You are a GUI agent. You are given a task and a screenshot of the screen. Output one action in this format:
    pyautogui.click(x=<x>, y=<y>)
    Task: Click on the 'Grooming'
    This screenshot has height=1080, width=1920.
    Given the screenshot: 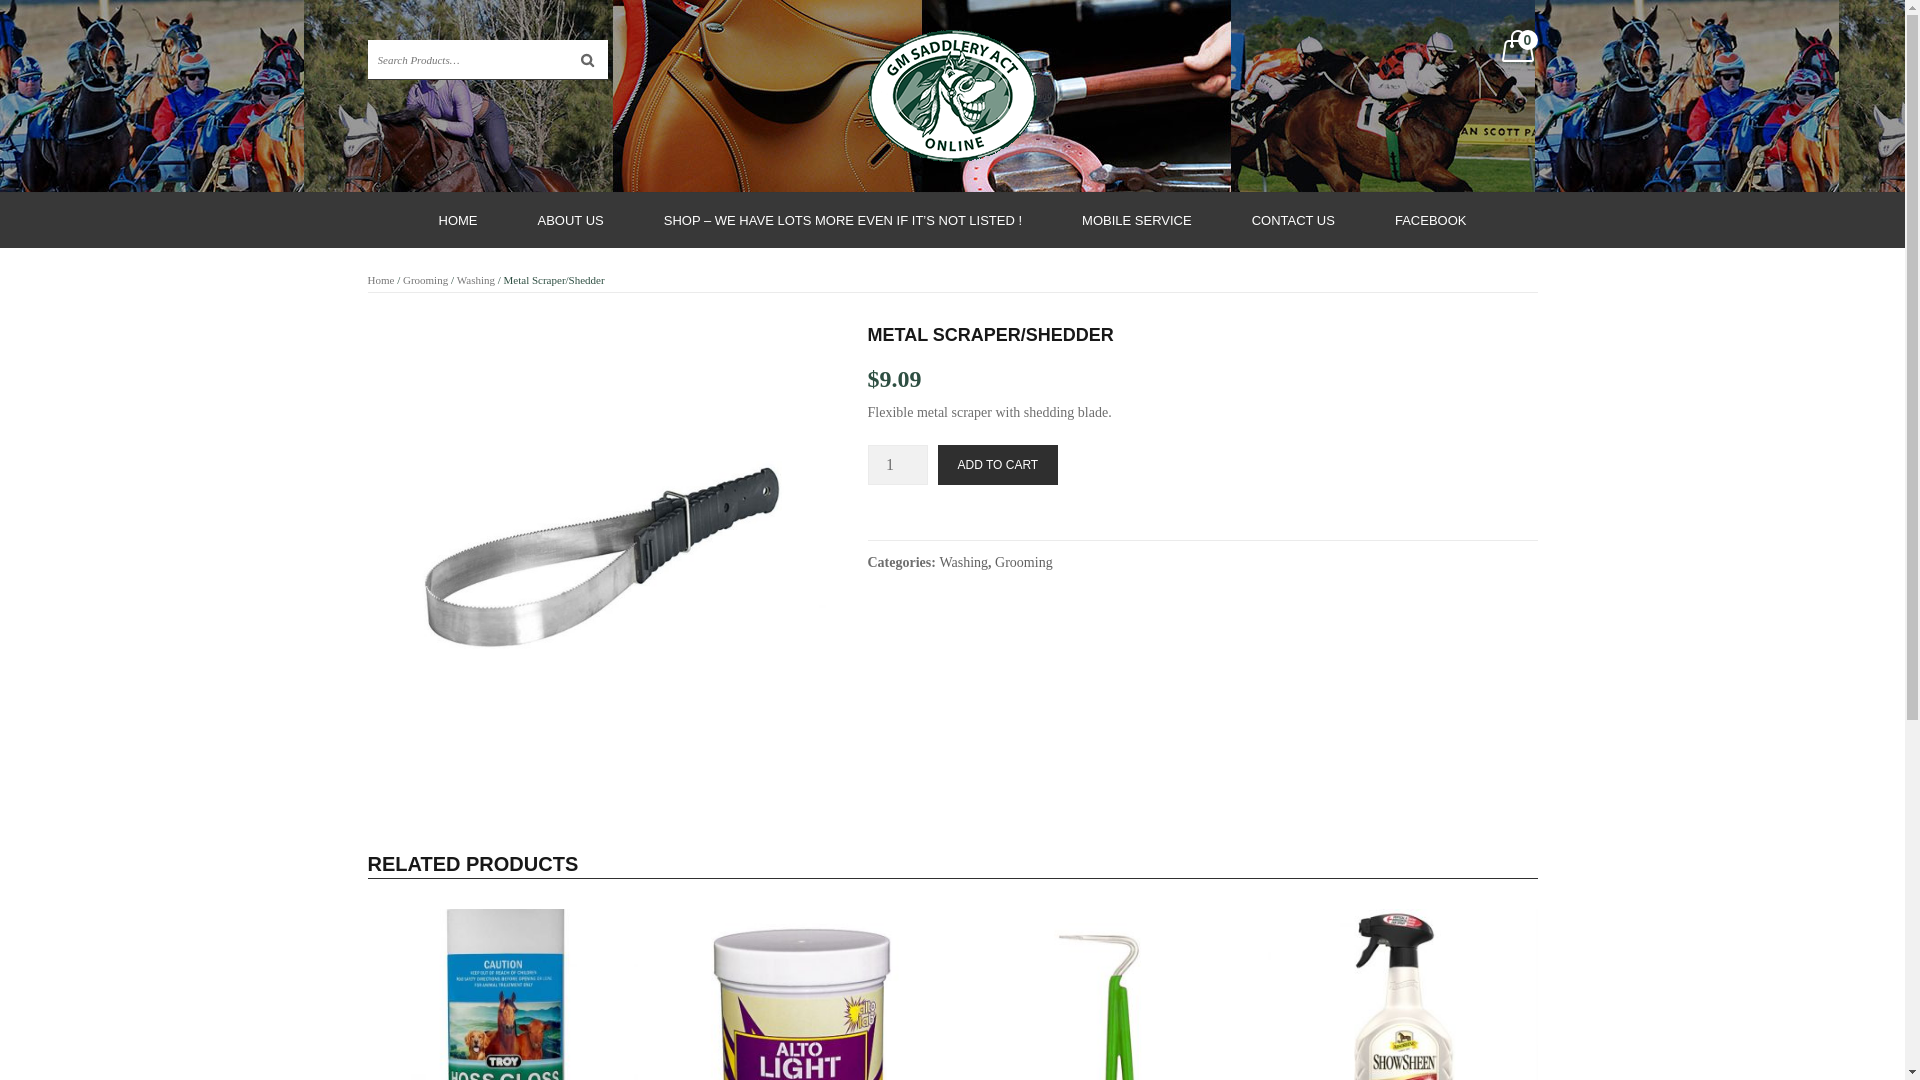 What is the action you would take?
    pyautogui.click(x=1023, y=562)
    